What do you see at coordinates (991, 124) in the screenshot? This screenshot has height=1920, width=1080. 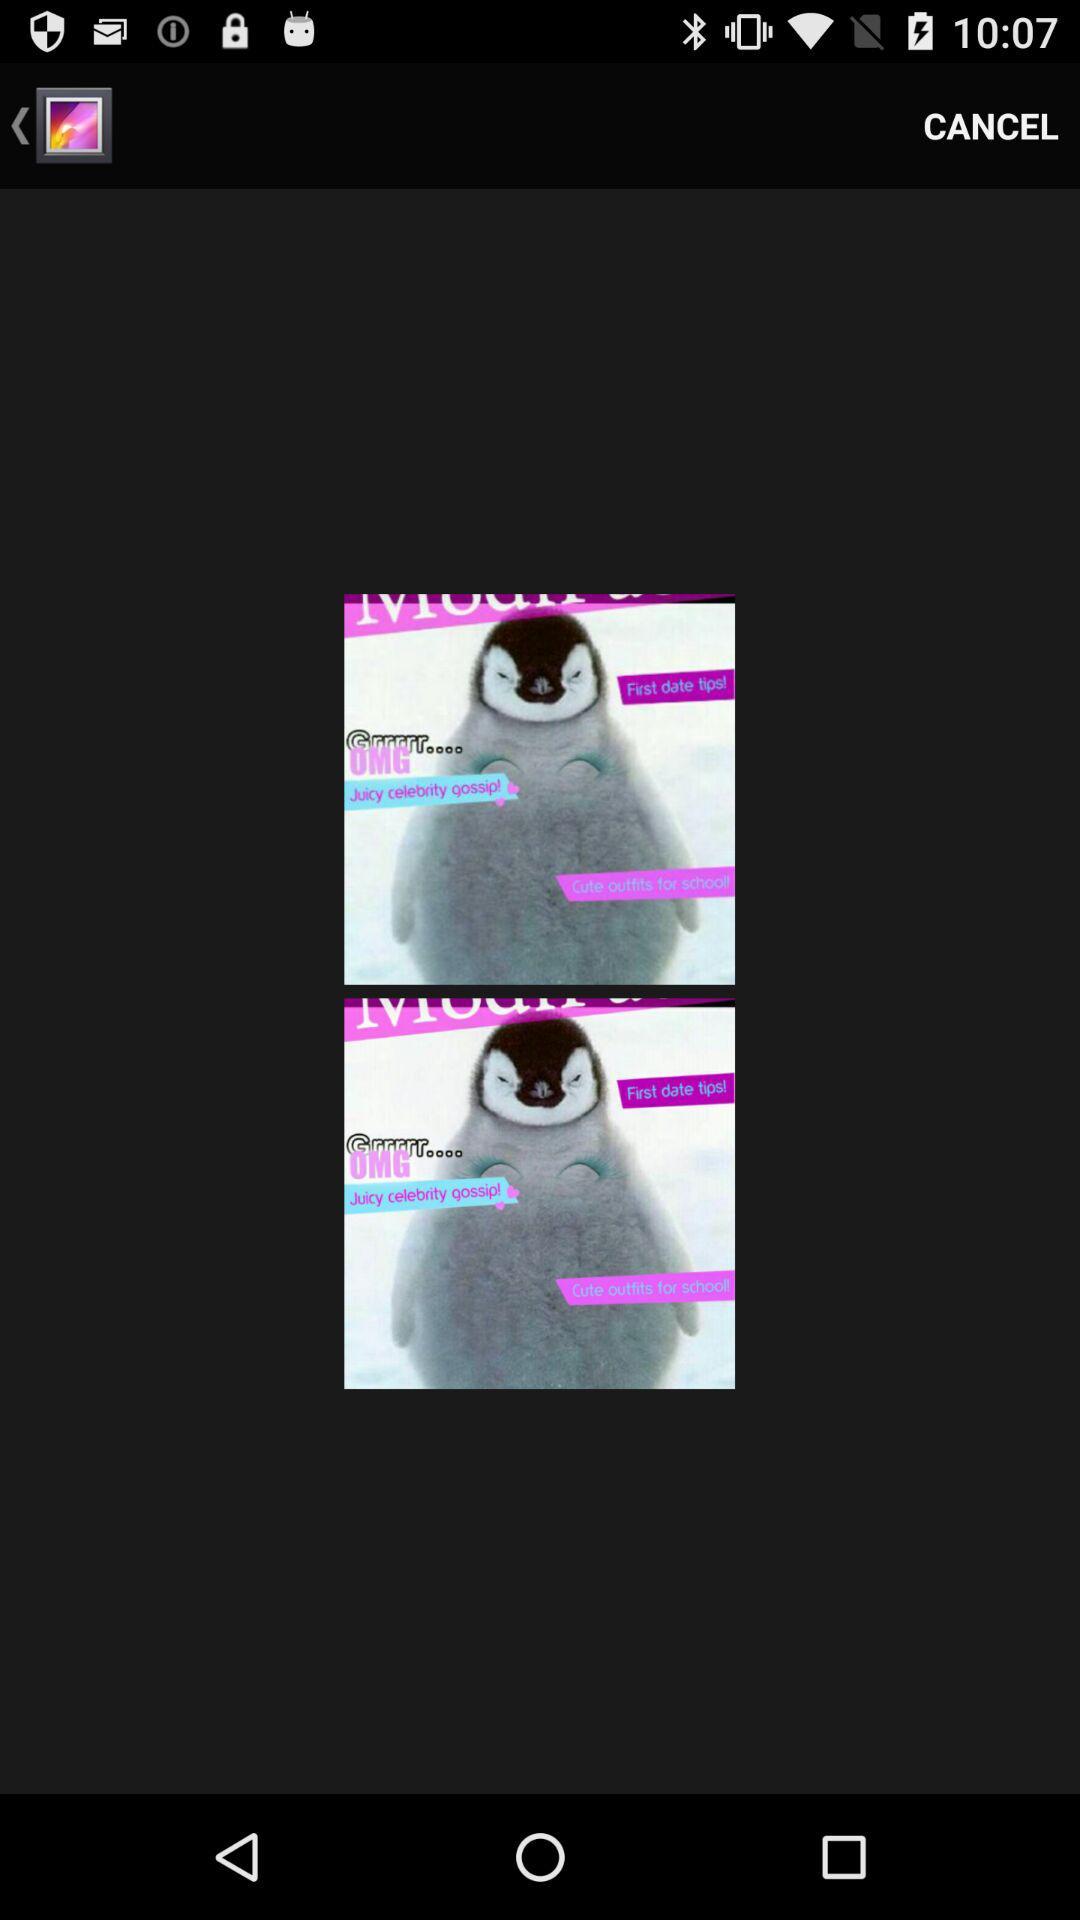 I see `the cancel item` at bounding box center [991, 124].